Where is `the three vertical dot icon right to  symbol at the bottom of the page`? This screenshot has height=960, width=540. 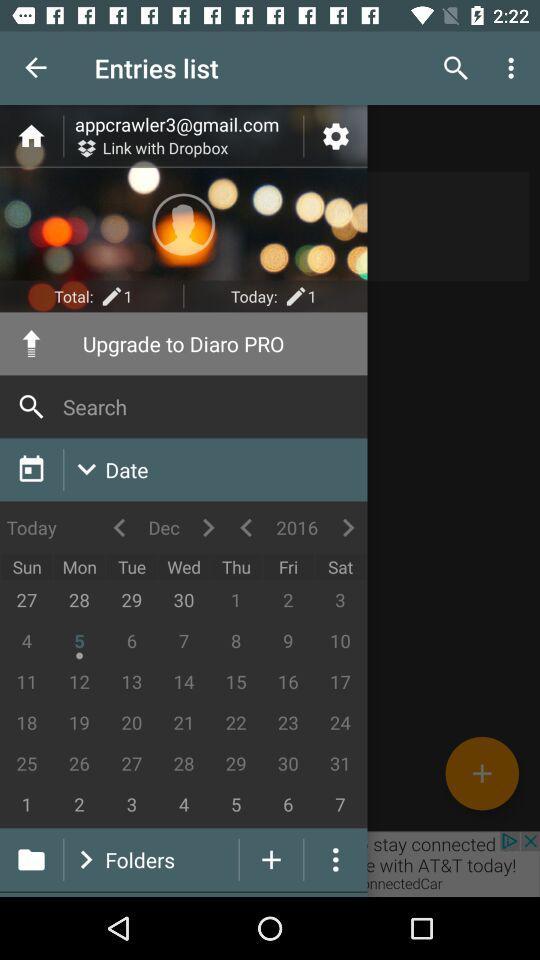 the three vertical dot icon right to  symbol at the bottom of the page is located at coordinates (336, 858).